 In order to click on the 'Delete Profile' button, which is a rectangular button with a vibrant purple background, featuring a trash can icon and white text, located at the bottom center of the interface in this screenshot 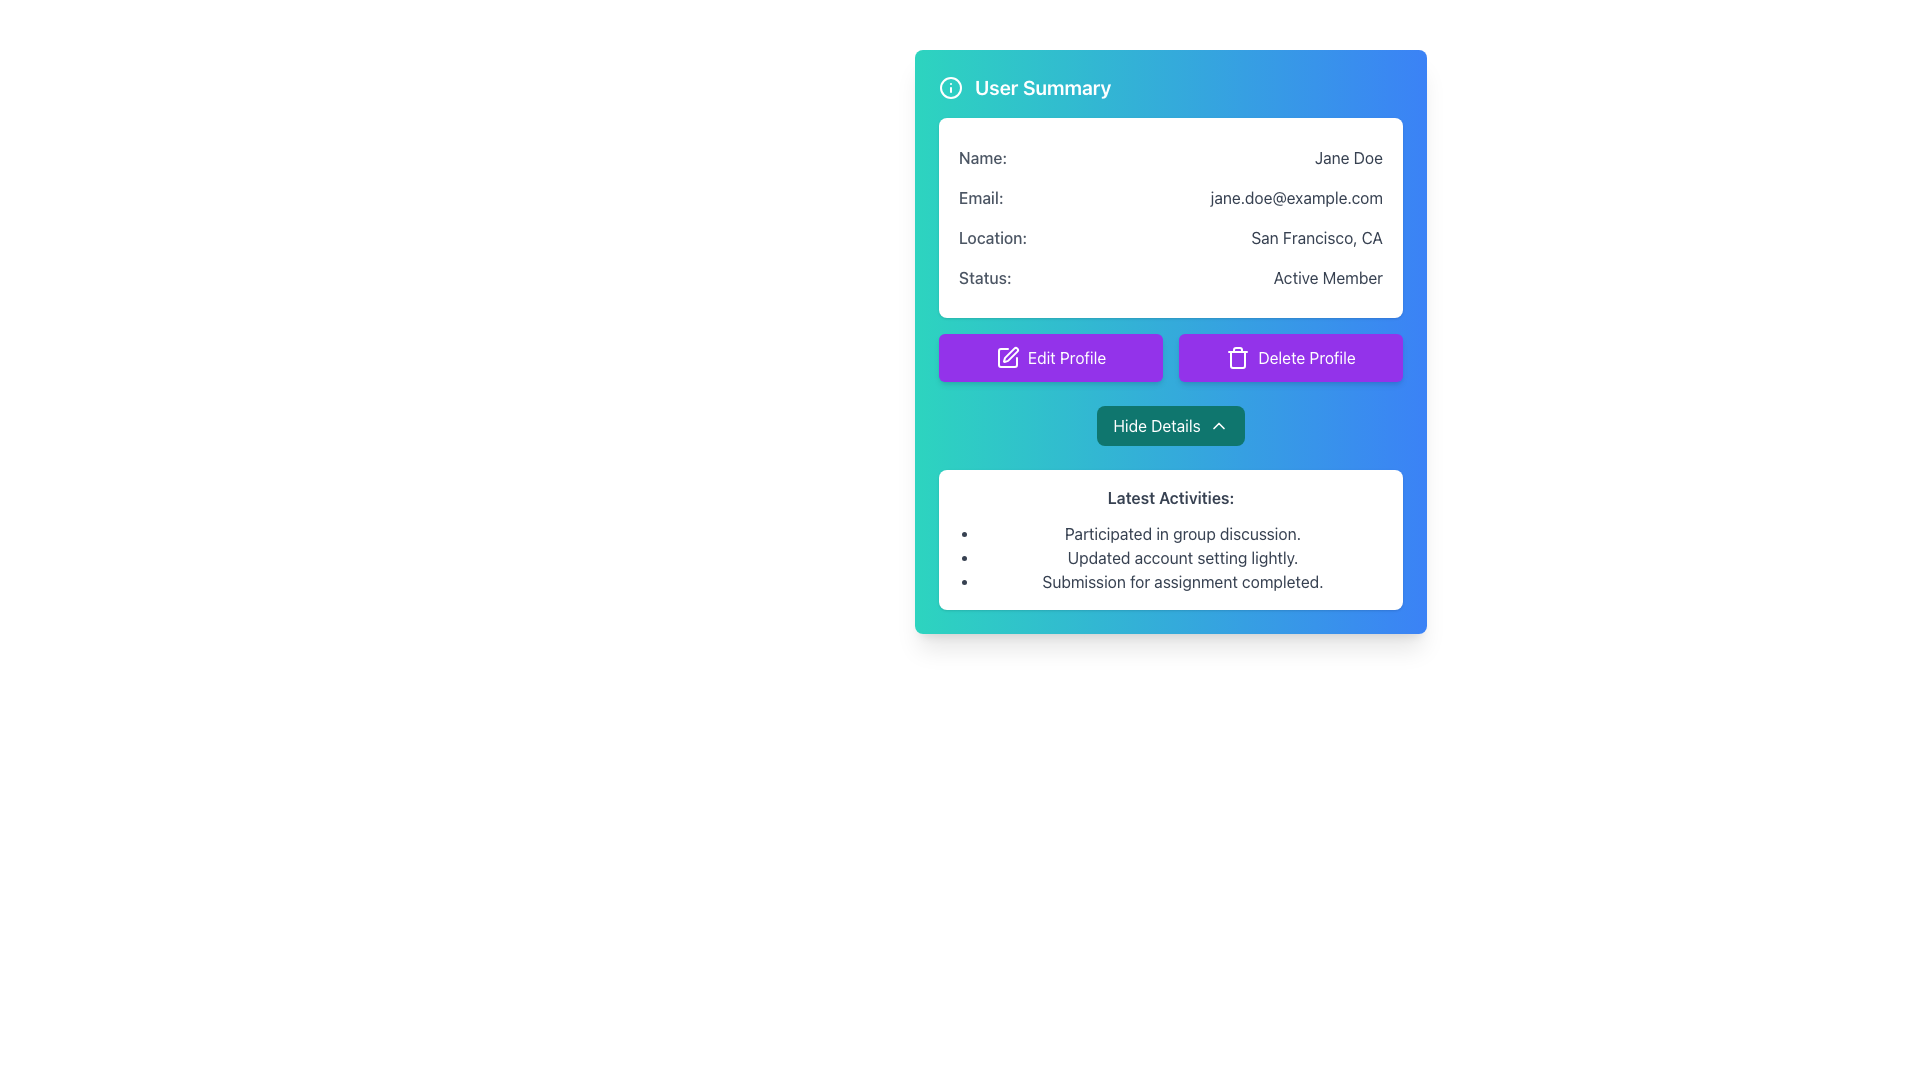, I will do `click(1291, 357)`.